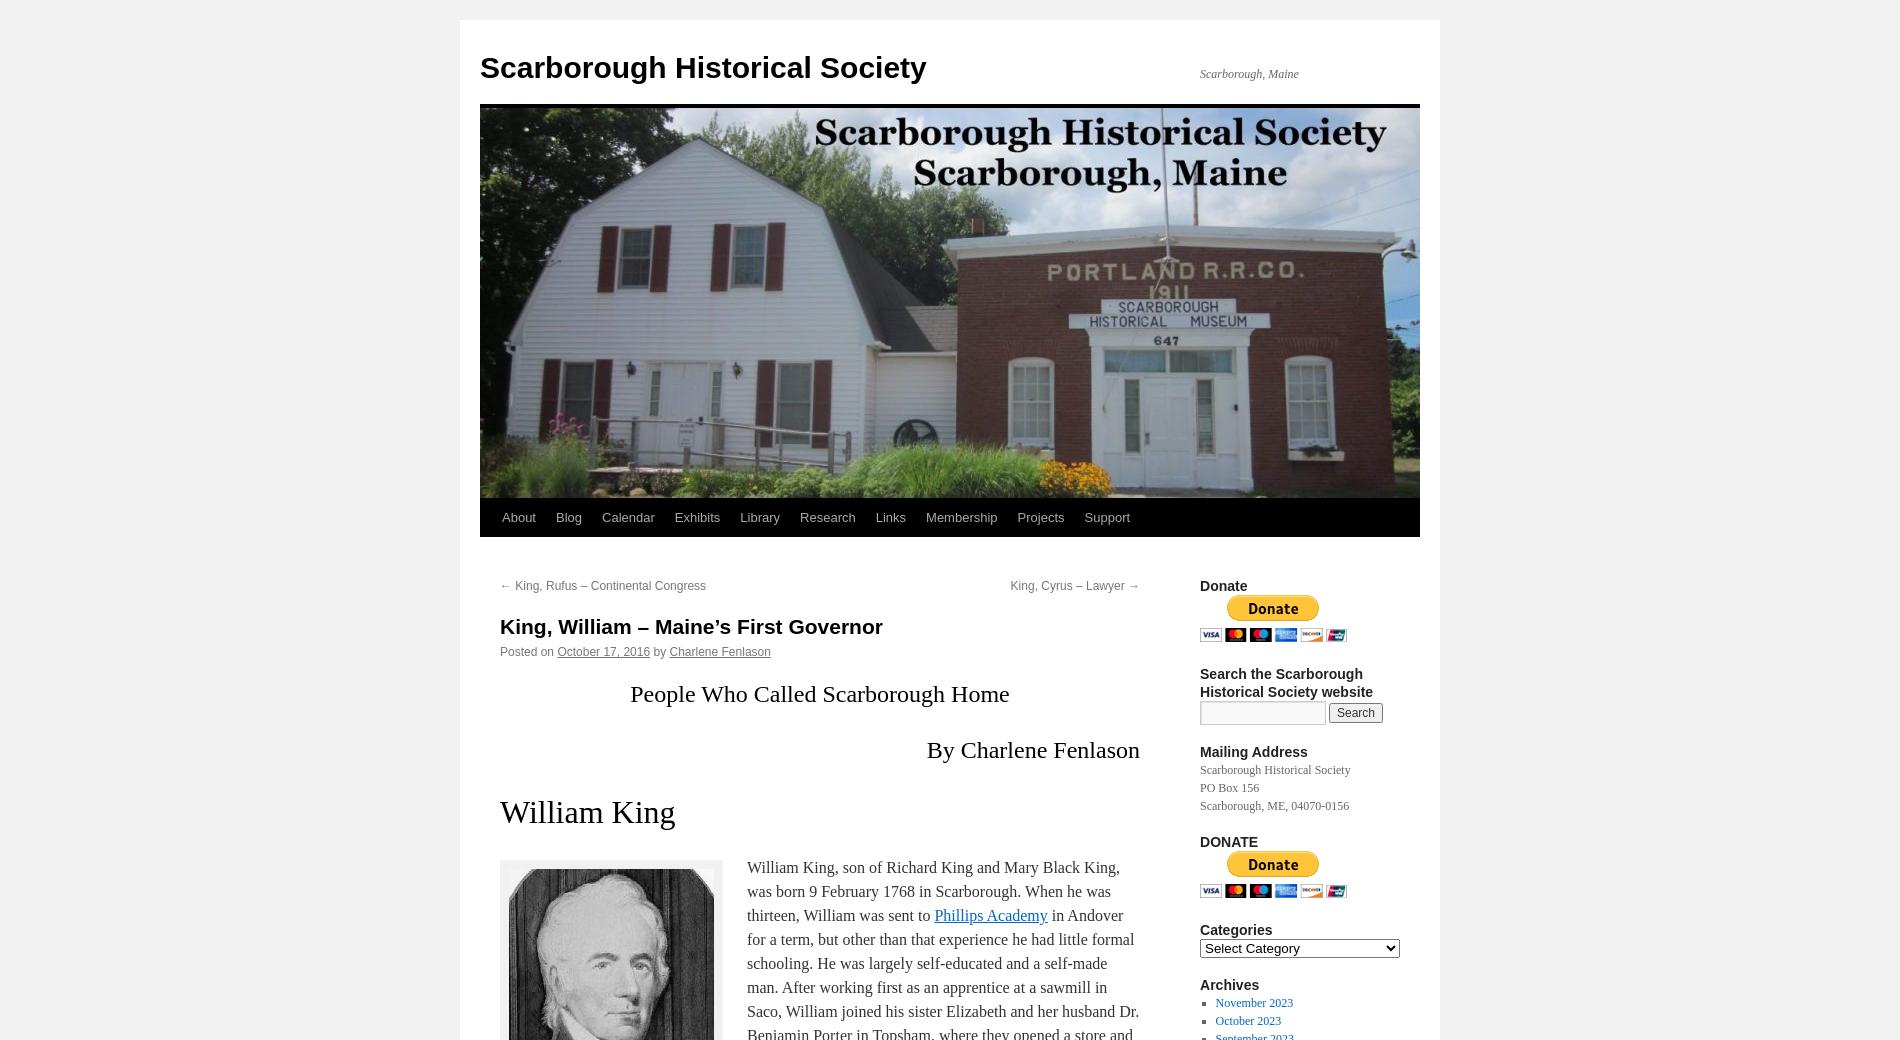  Describe the element at coordinates (653, 651) in the screenshot. I see `'by'` at that location.